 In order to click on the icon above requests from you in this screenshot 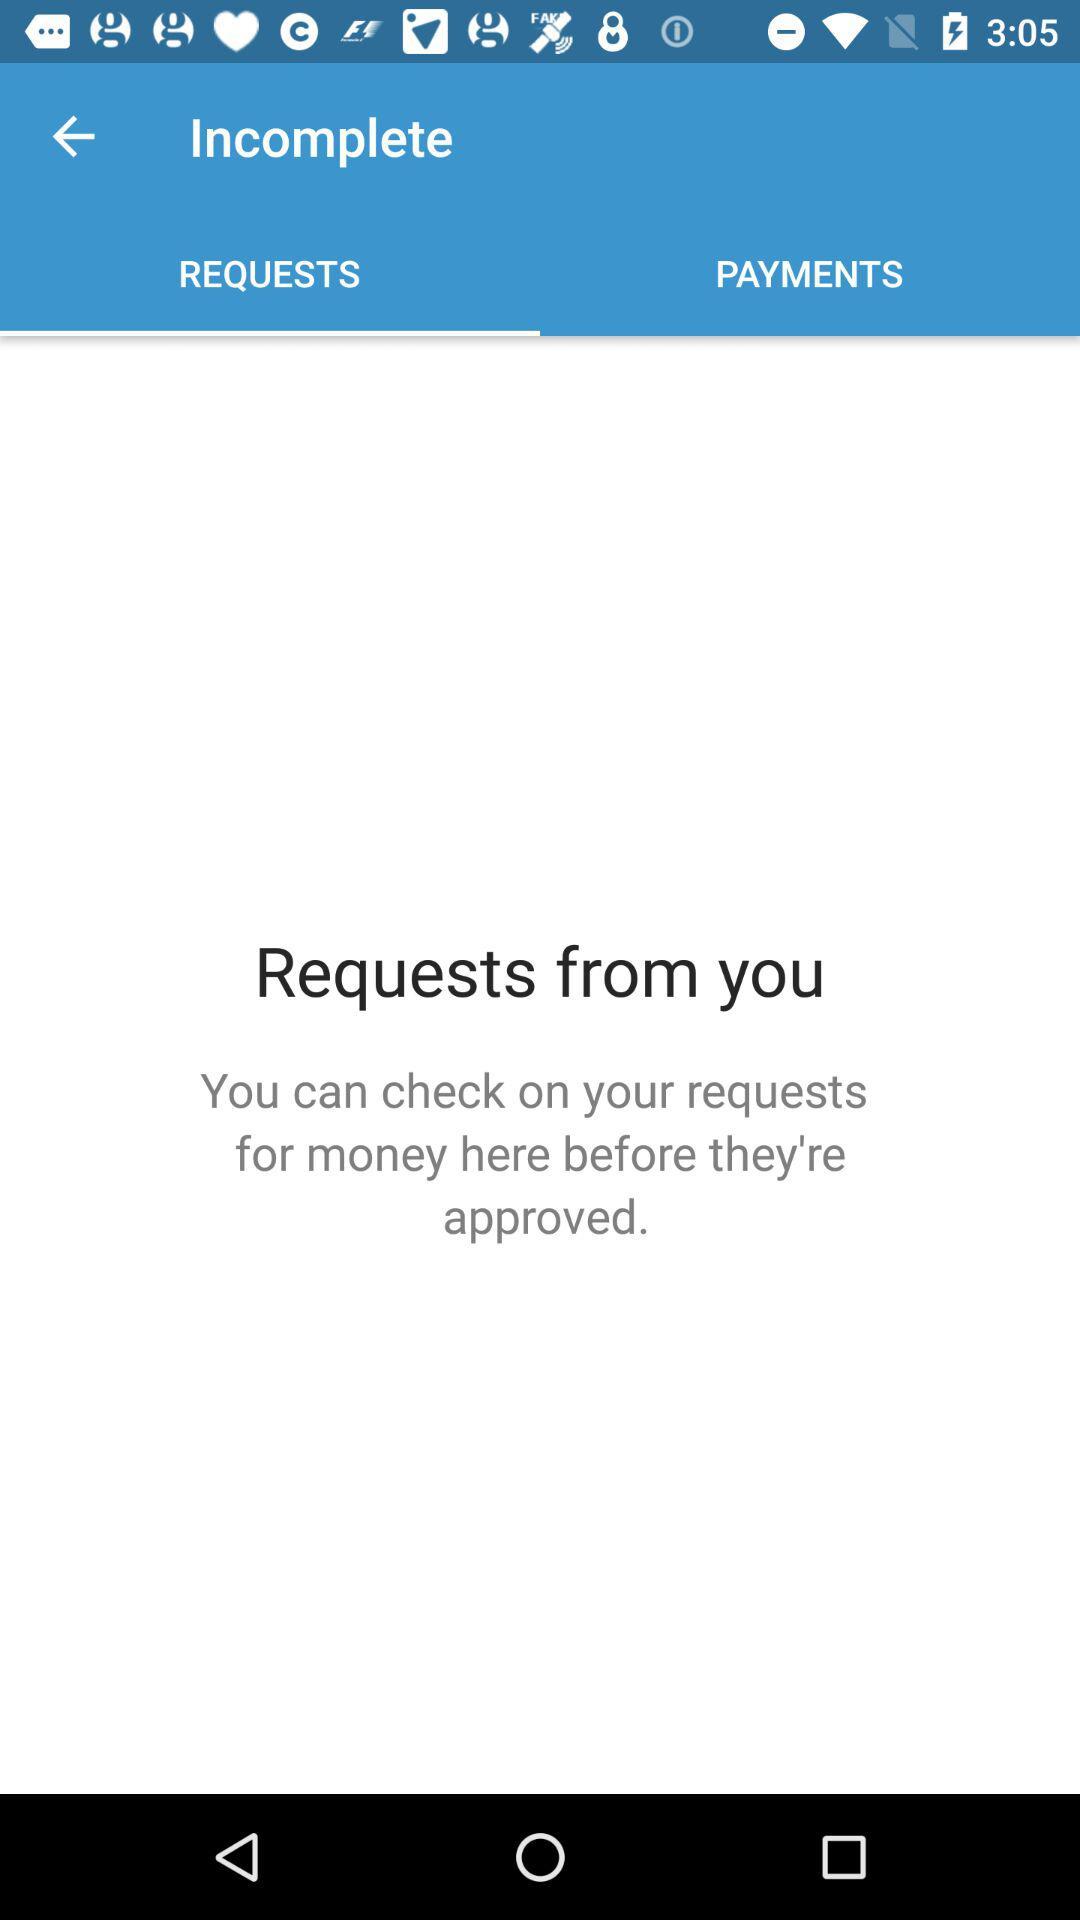, I will do `click(72, 135)`.